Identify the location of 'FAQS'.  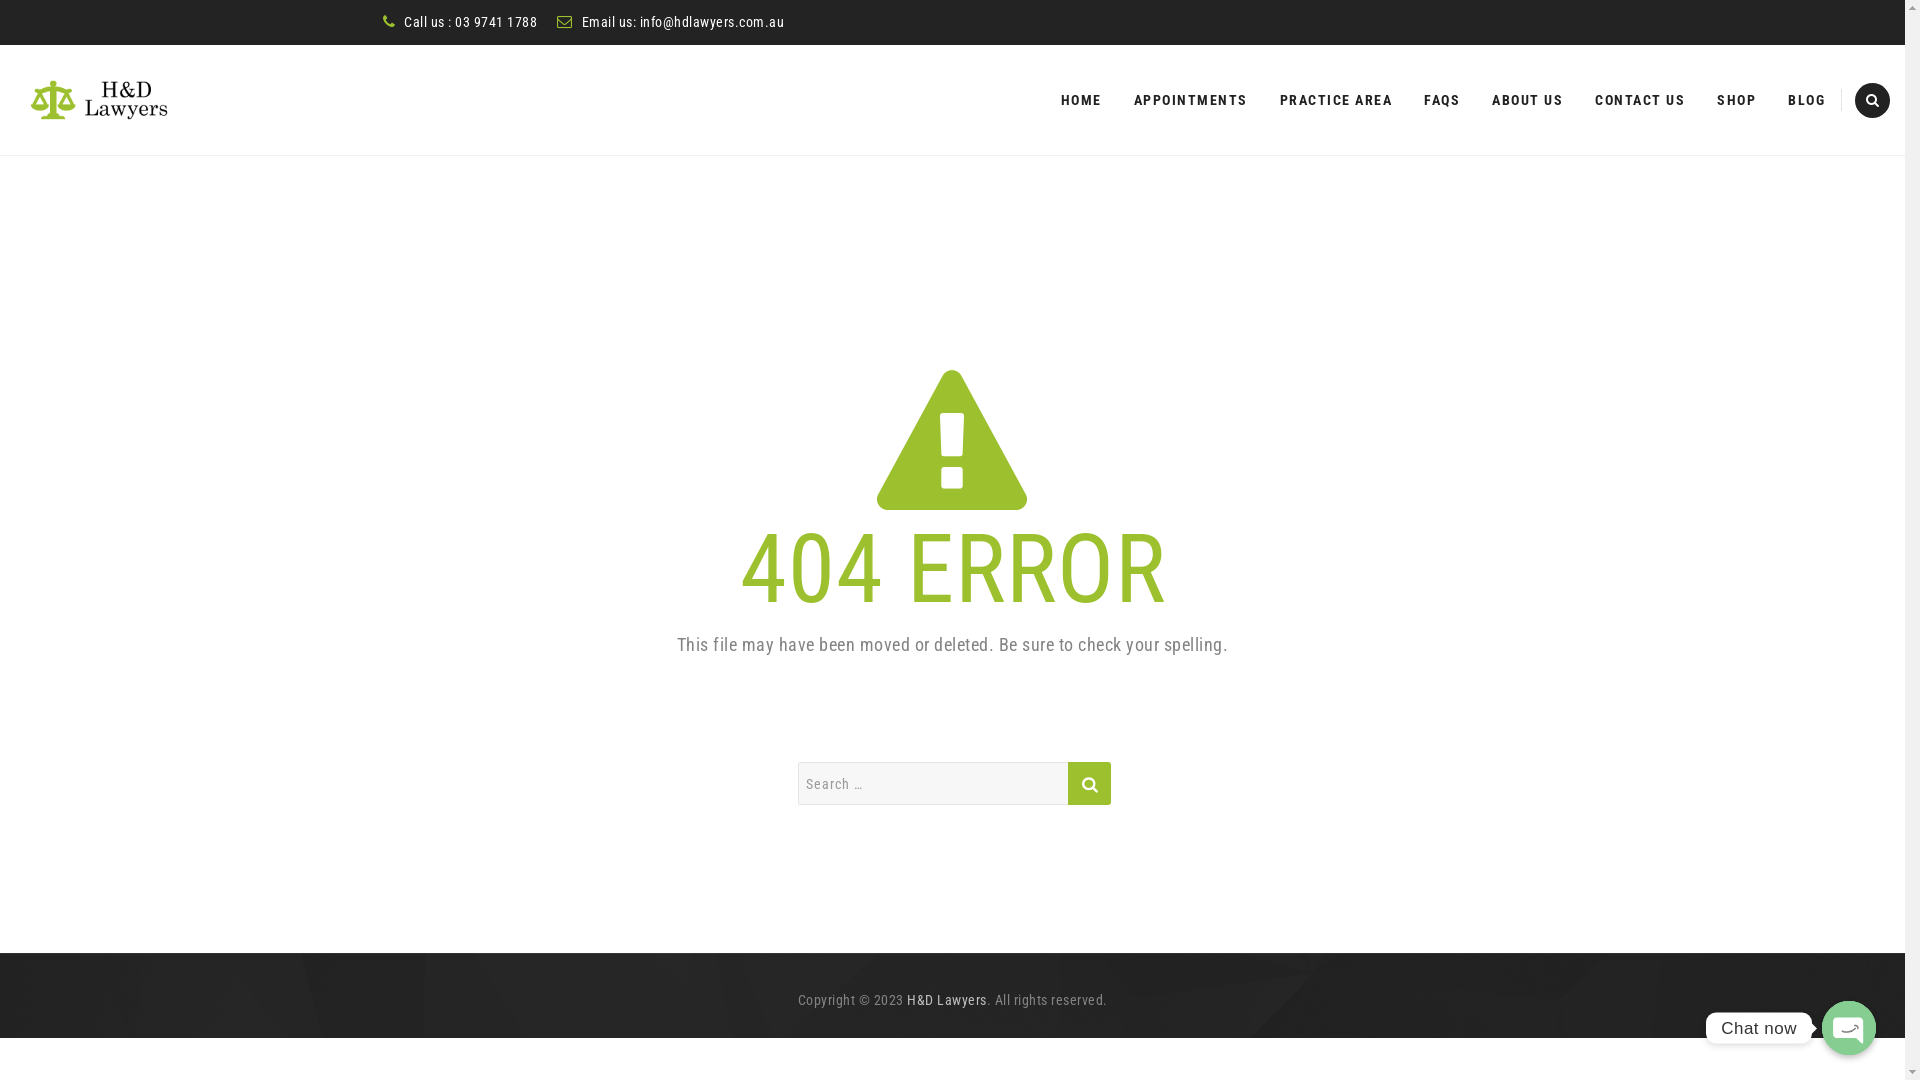
(1441, 100).